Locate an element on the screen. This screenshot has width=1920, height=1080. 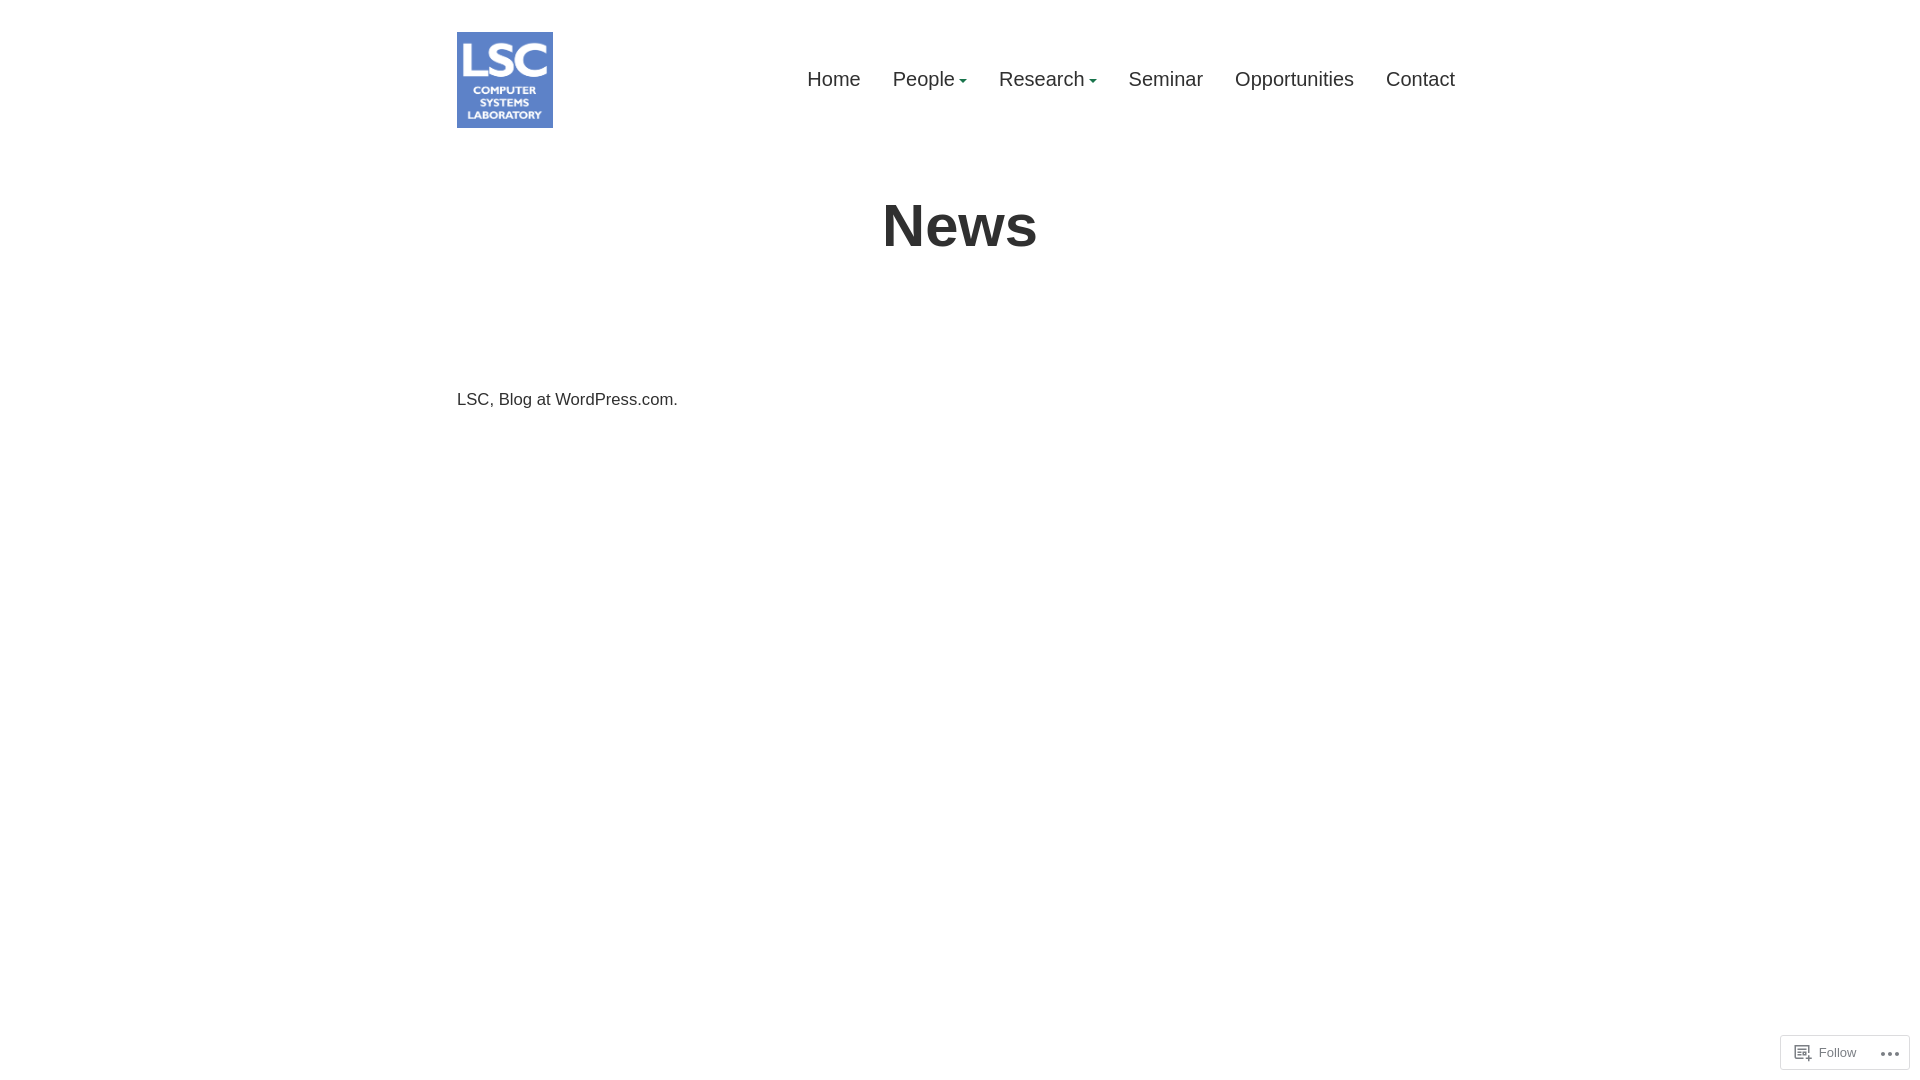
'Seminar' is located at coordinates (1166, 79).